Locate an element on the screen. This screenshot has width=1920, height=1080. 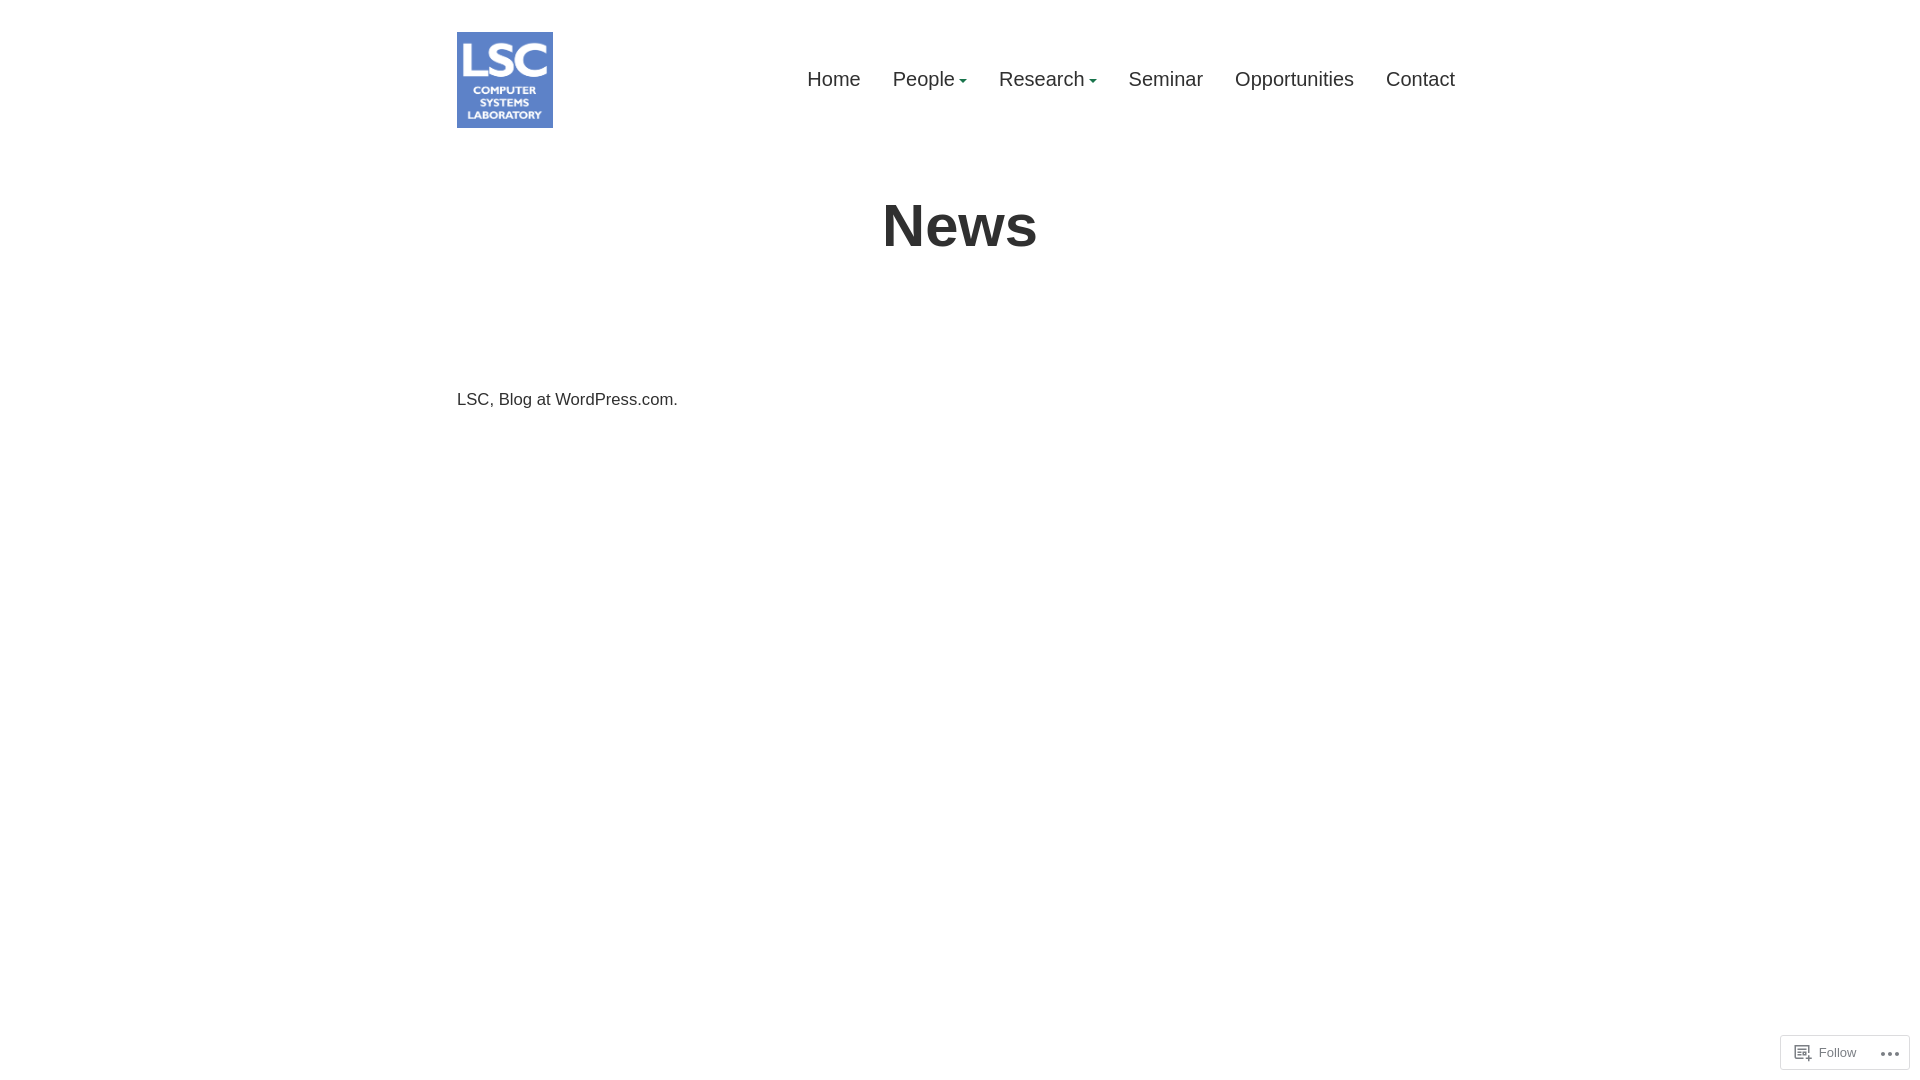
'Seminar' is located at coordinates (1166, 79).